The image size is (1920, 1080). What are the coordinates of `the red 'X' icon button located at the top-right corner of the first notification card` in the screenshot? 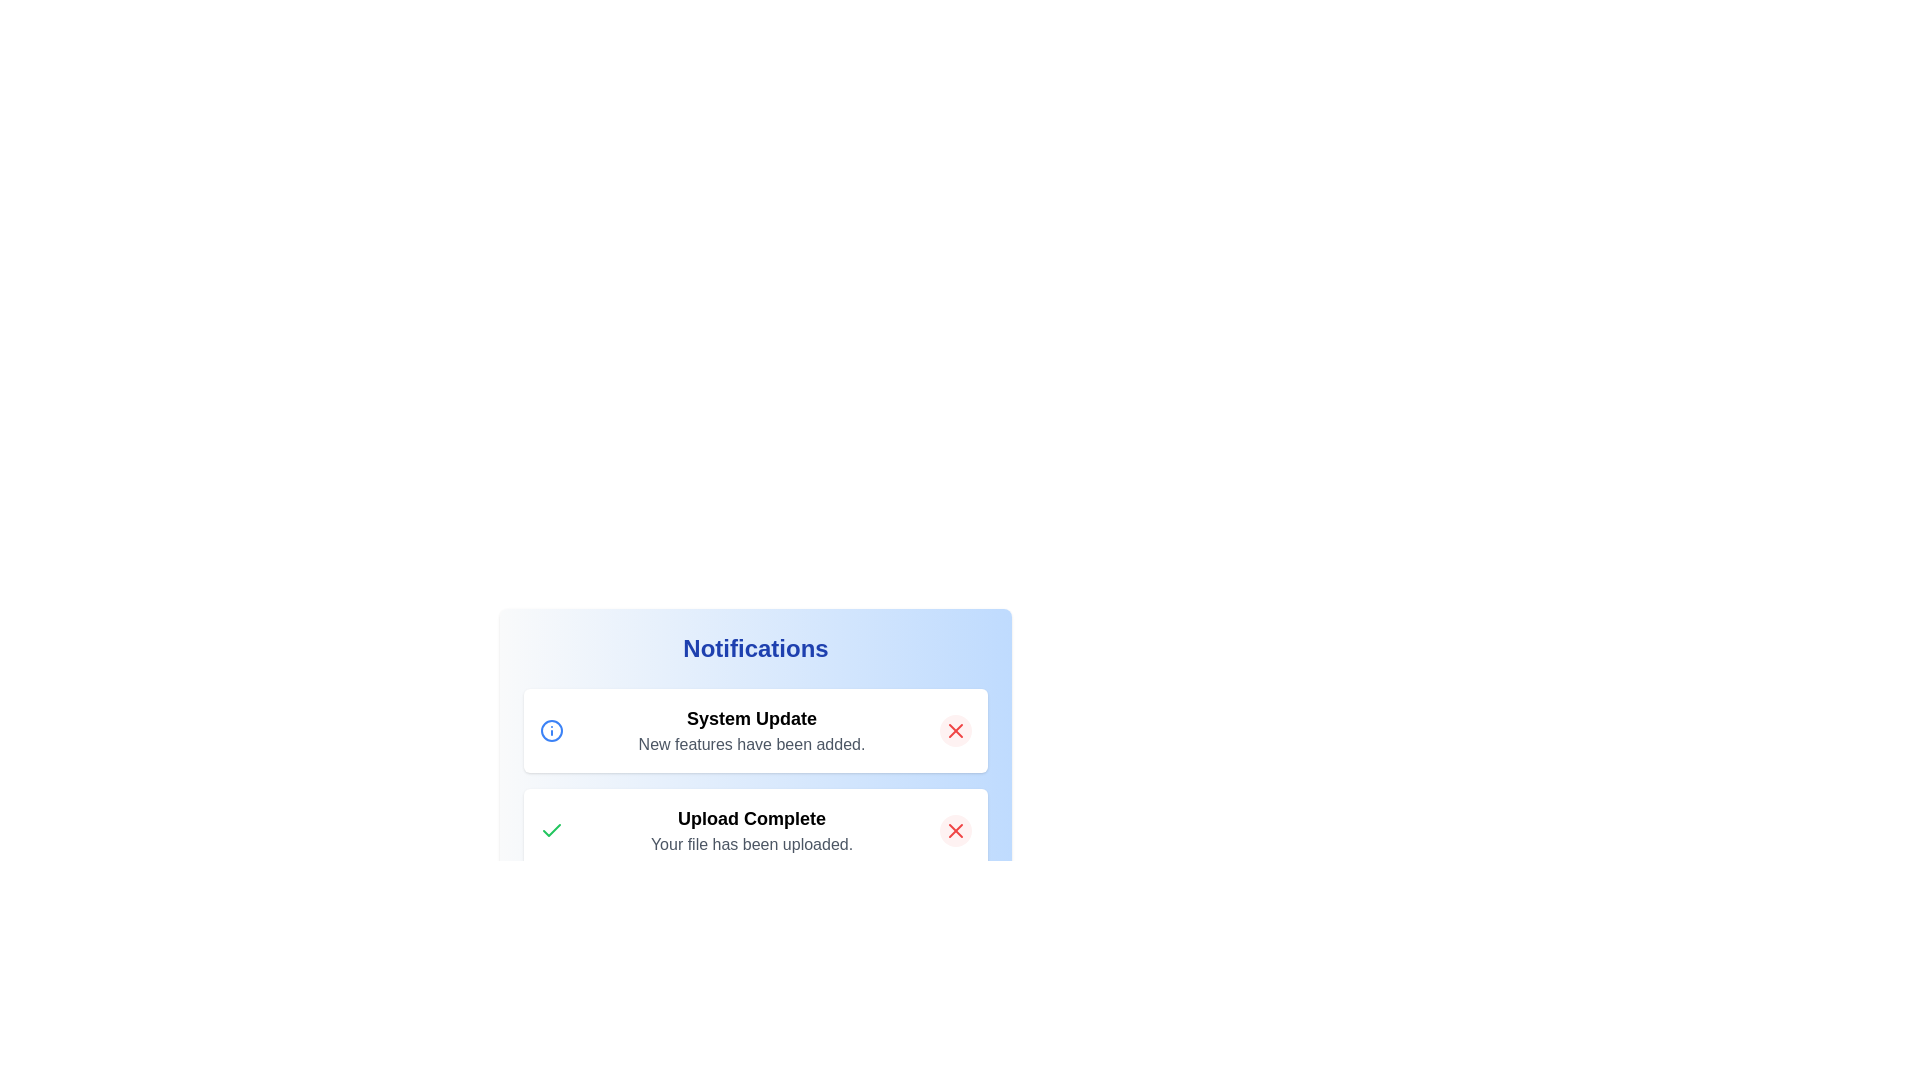 It's located at (954, 731).